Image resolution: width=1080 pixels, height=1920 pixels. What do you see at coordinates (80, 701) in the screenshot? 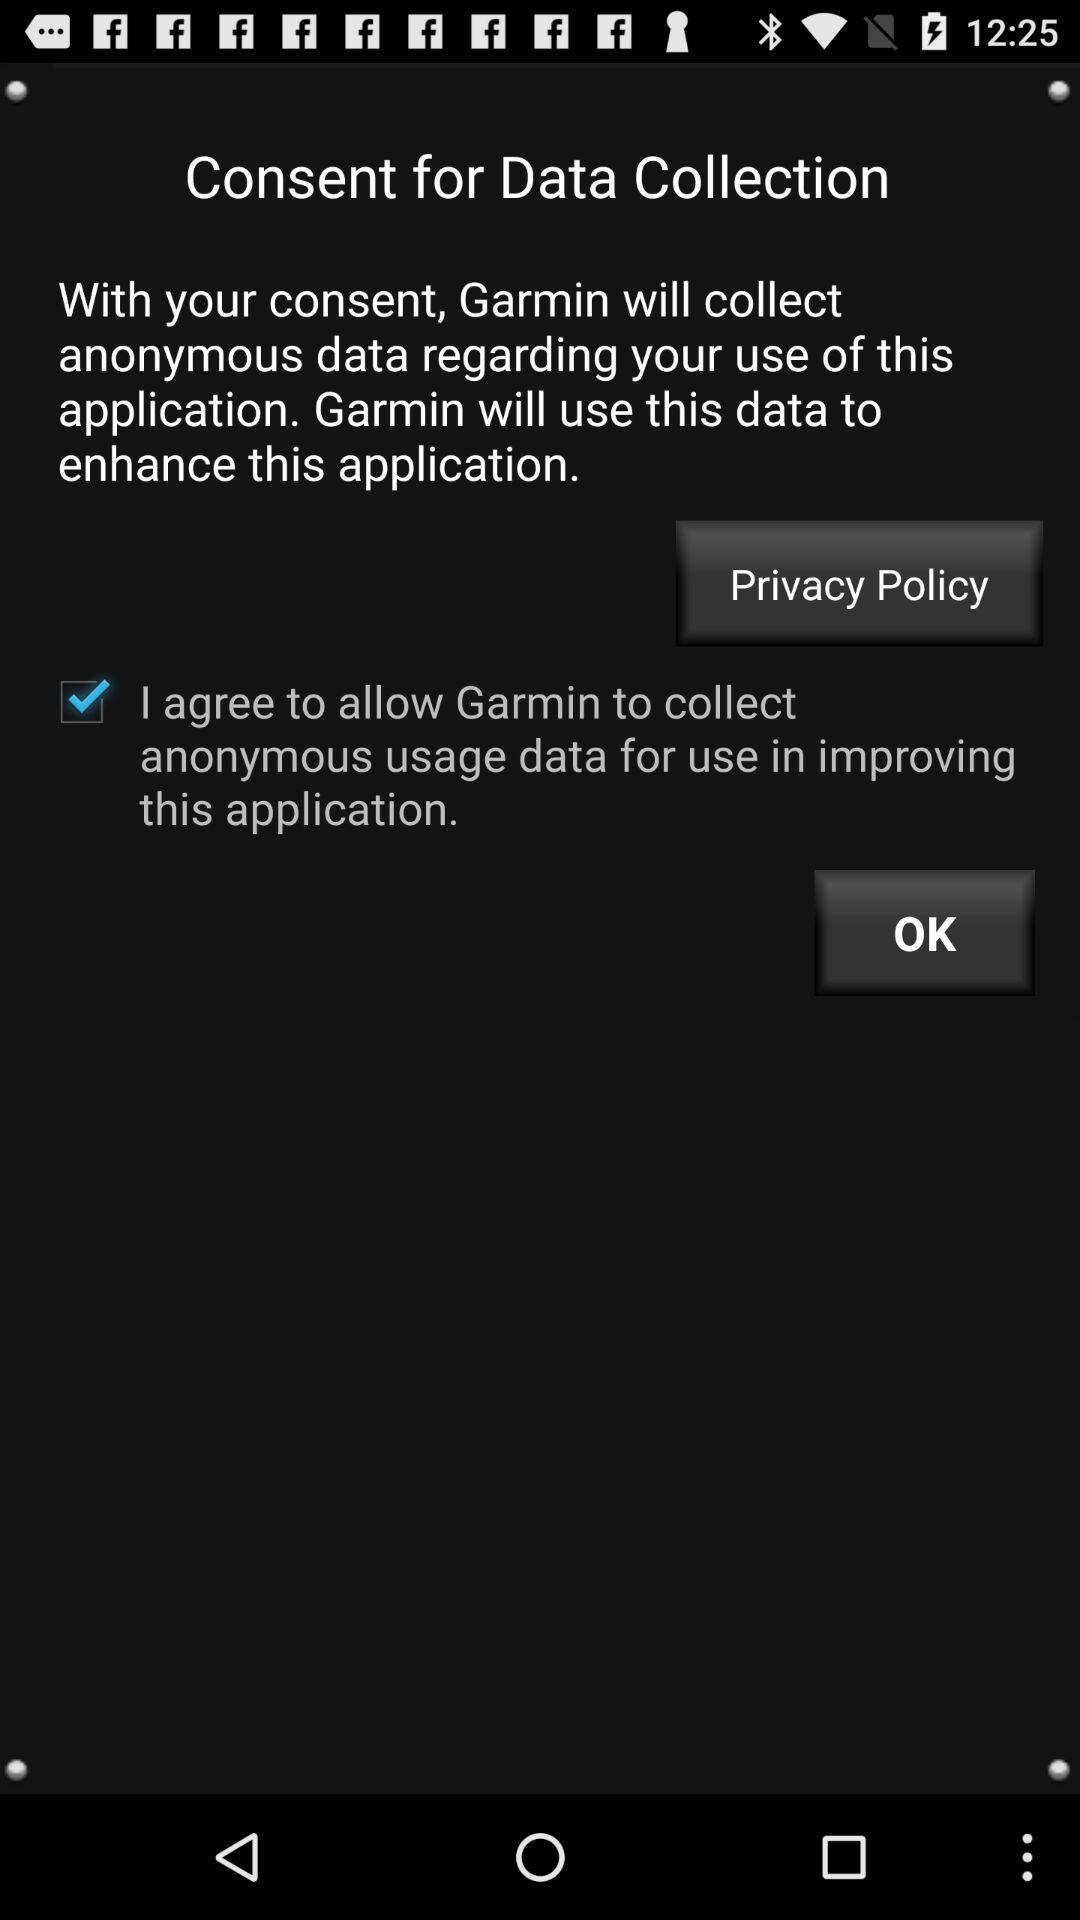
I see `agreement` at bounding box center [80, 701].